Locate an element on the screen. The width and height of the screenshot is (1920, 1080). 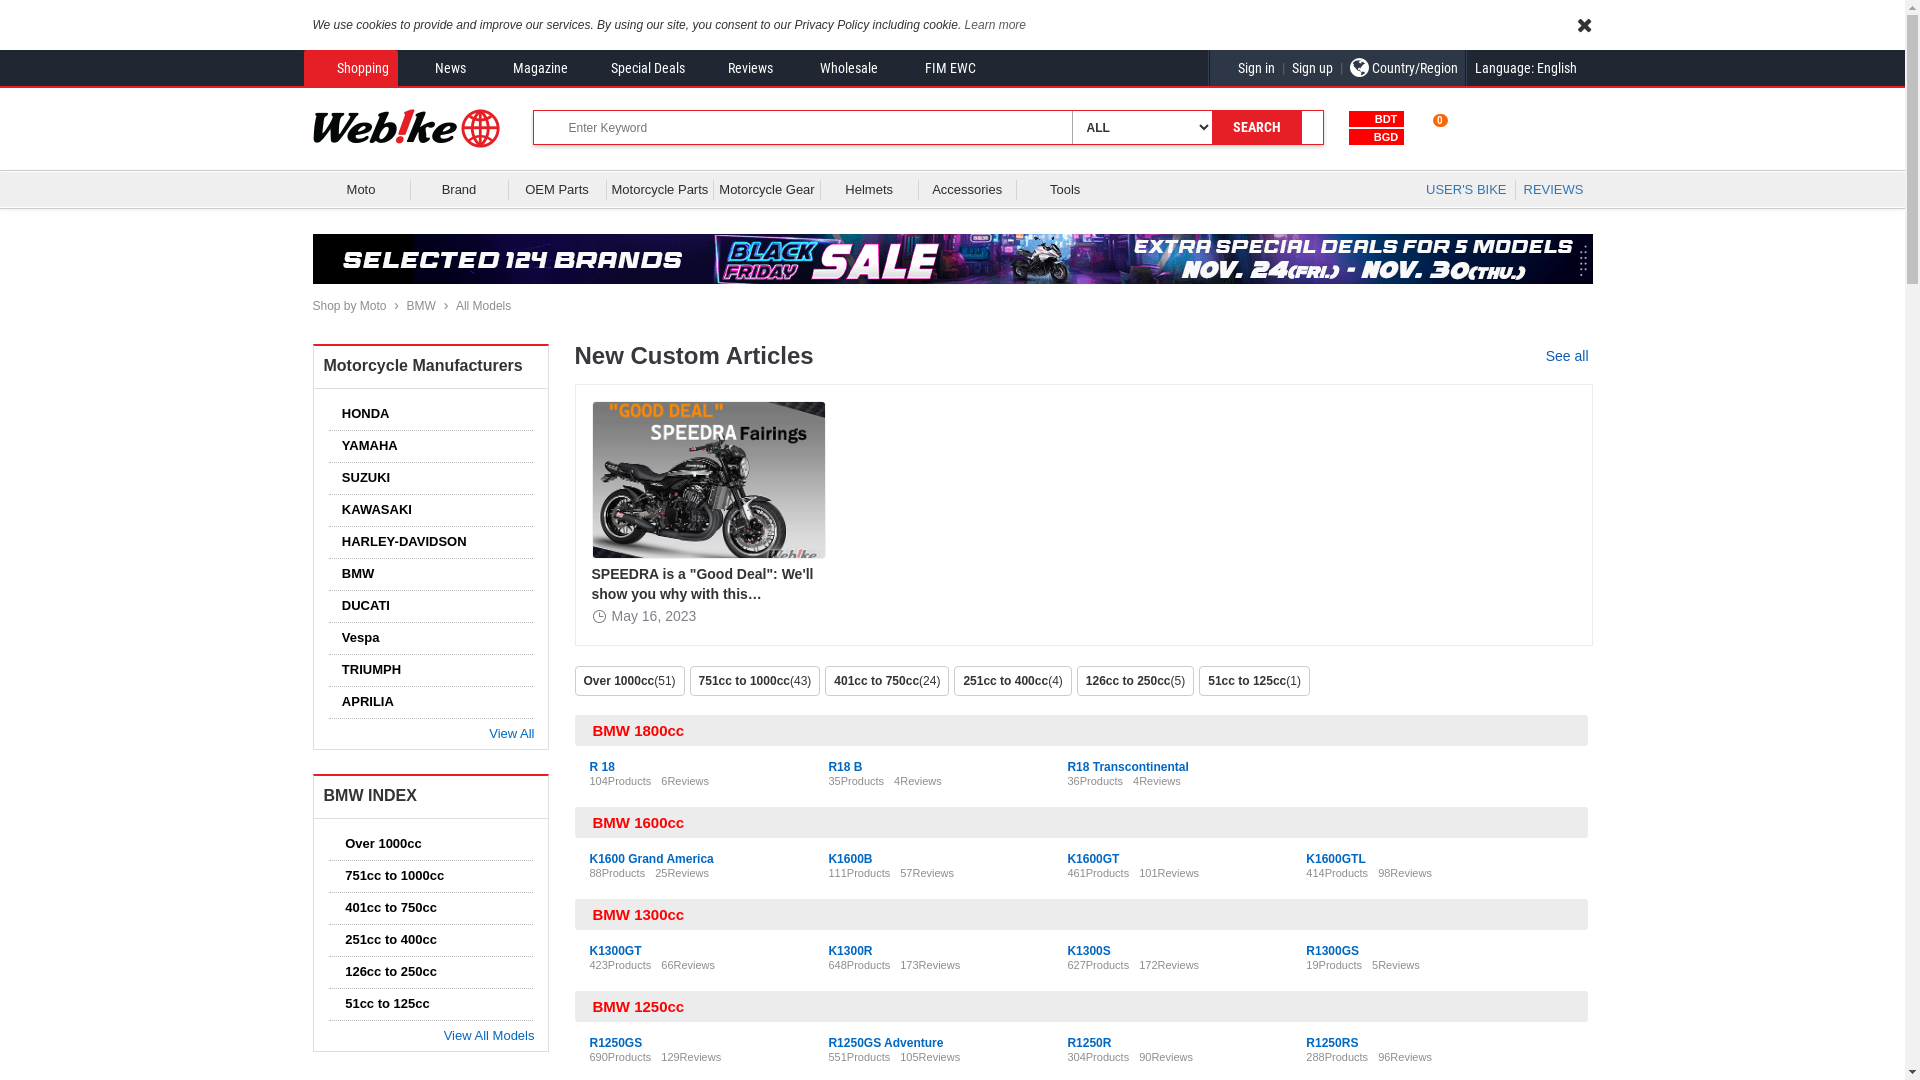
'Shop by Moto' is located at coordinates (311, 305).